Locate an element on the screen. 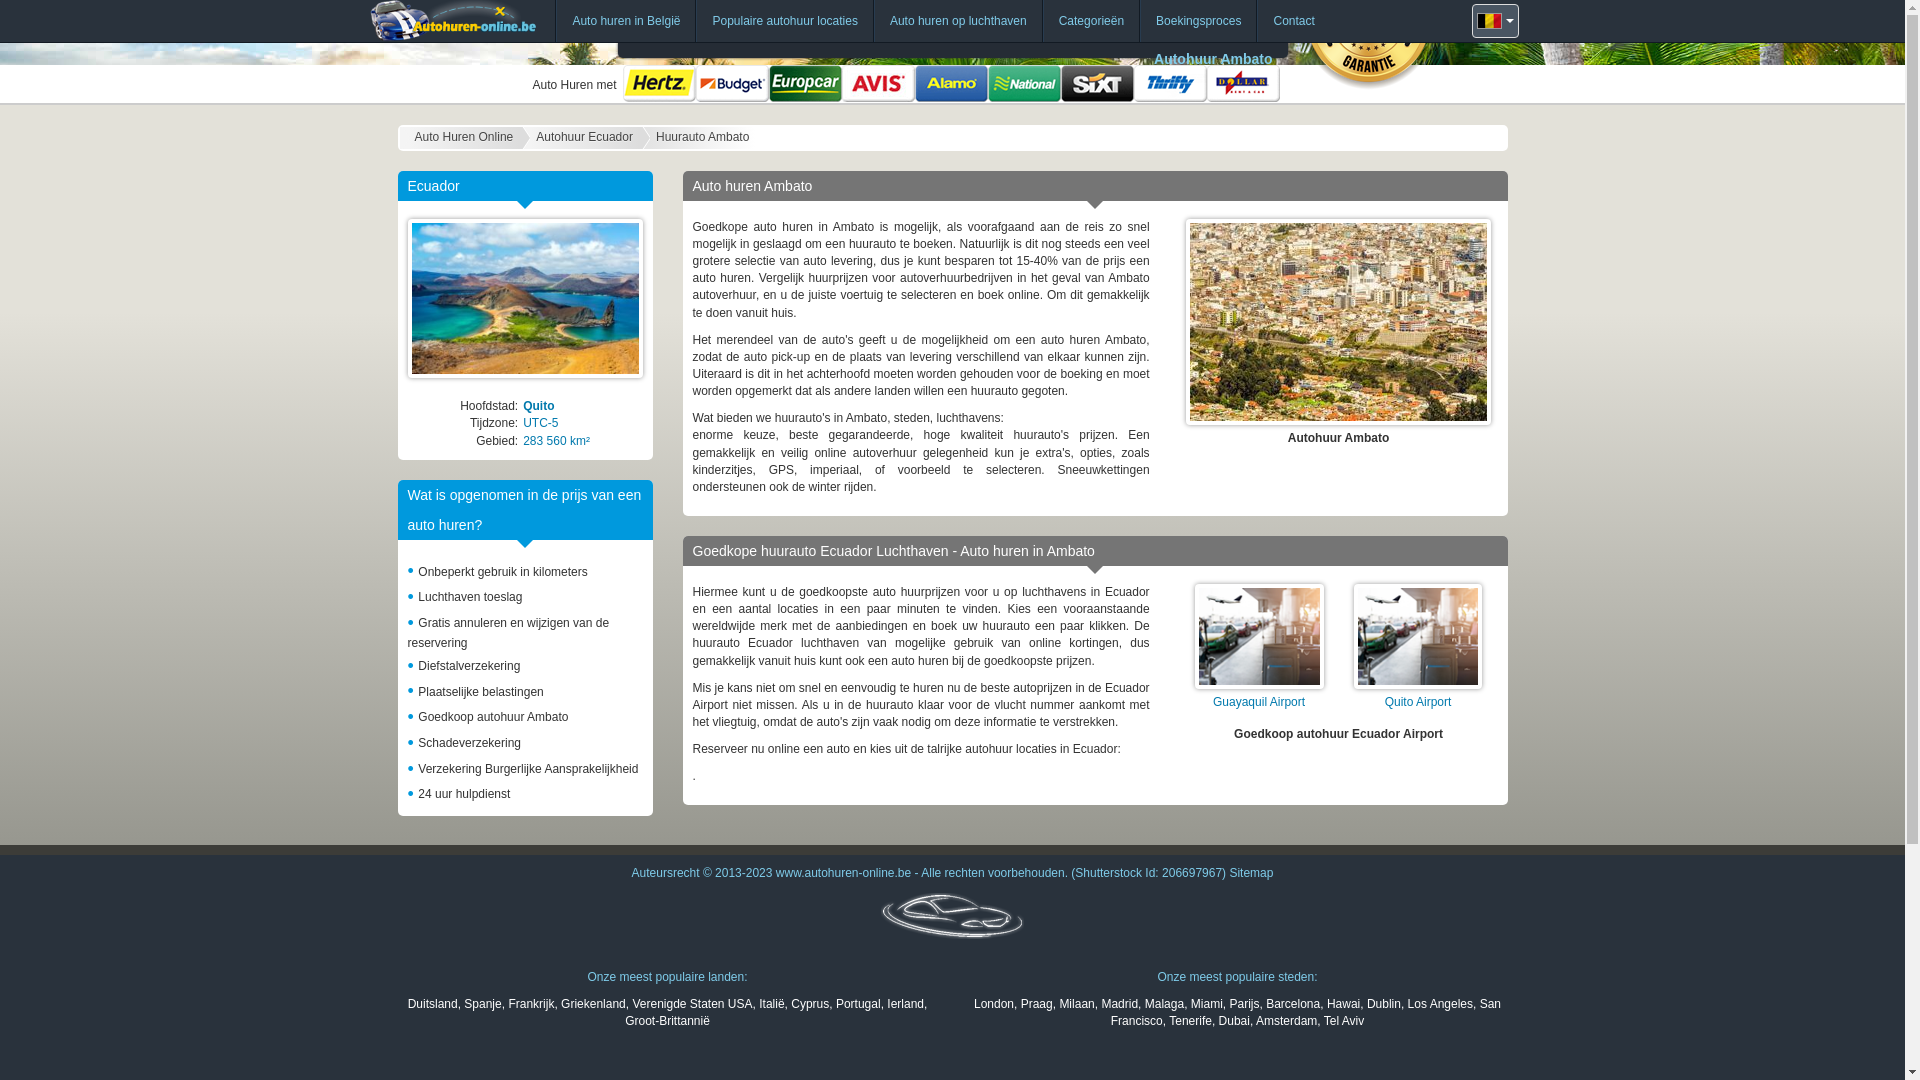  'Auto huren op luchthaven' is located at coordinates (957, 20).